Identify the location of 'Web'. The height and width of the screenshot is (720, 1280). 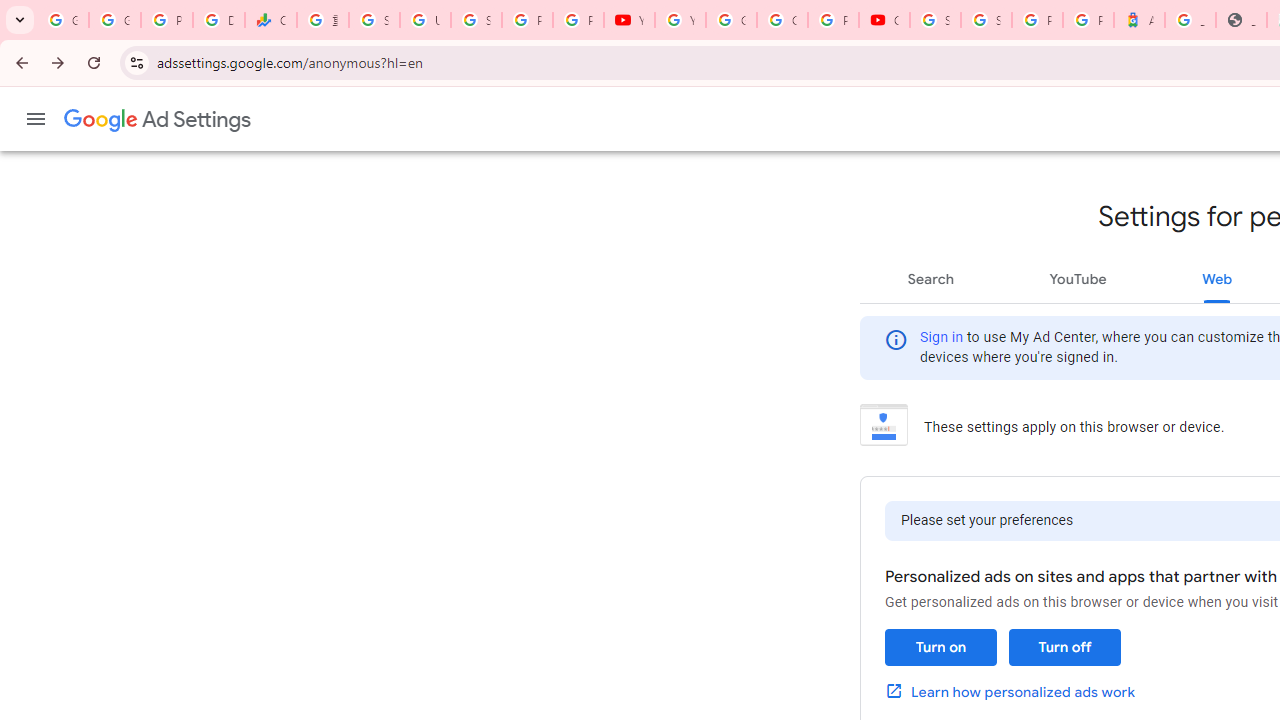
(1216, 279).